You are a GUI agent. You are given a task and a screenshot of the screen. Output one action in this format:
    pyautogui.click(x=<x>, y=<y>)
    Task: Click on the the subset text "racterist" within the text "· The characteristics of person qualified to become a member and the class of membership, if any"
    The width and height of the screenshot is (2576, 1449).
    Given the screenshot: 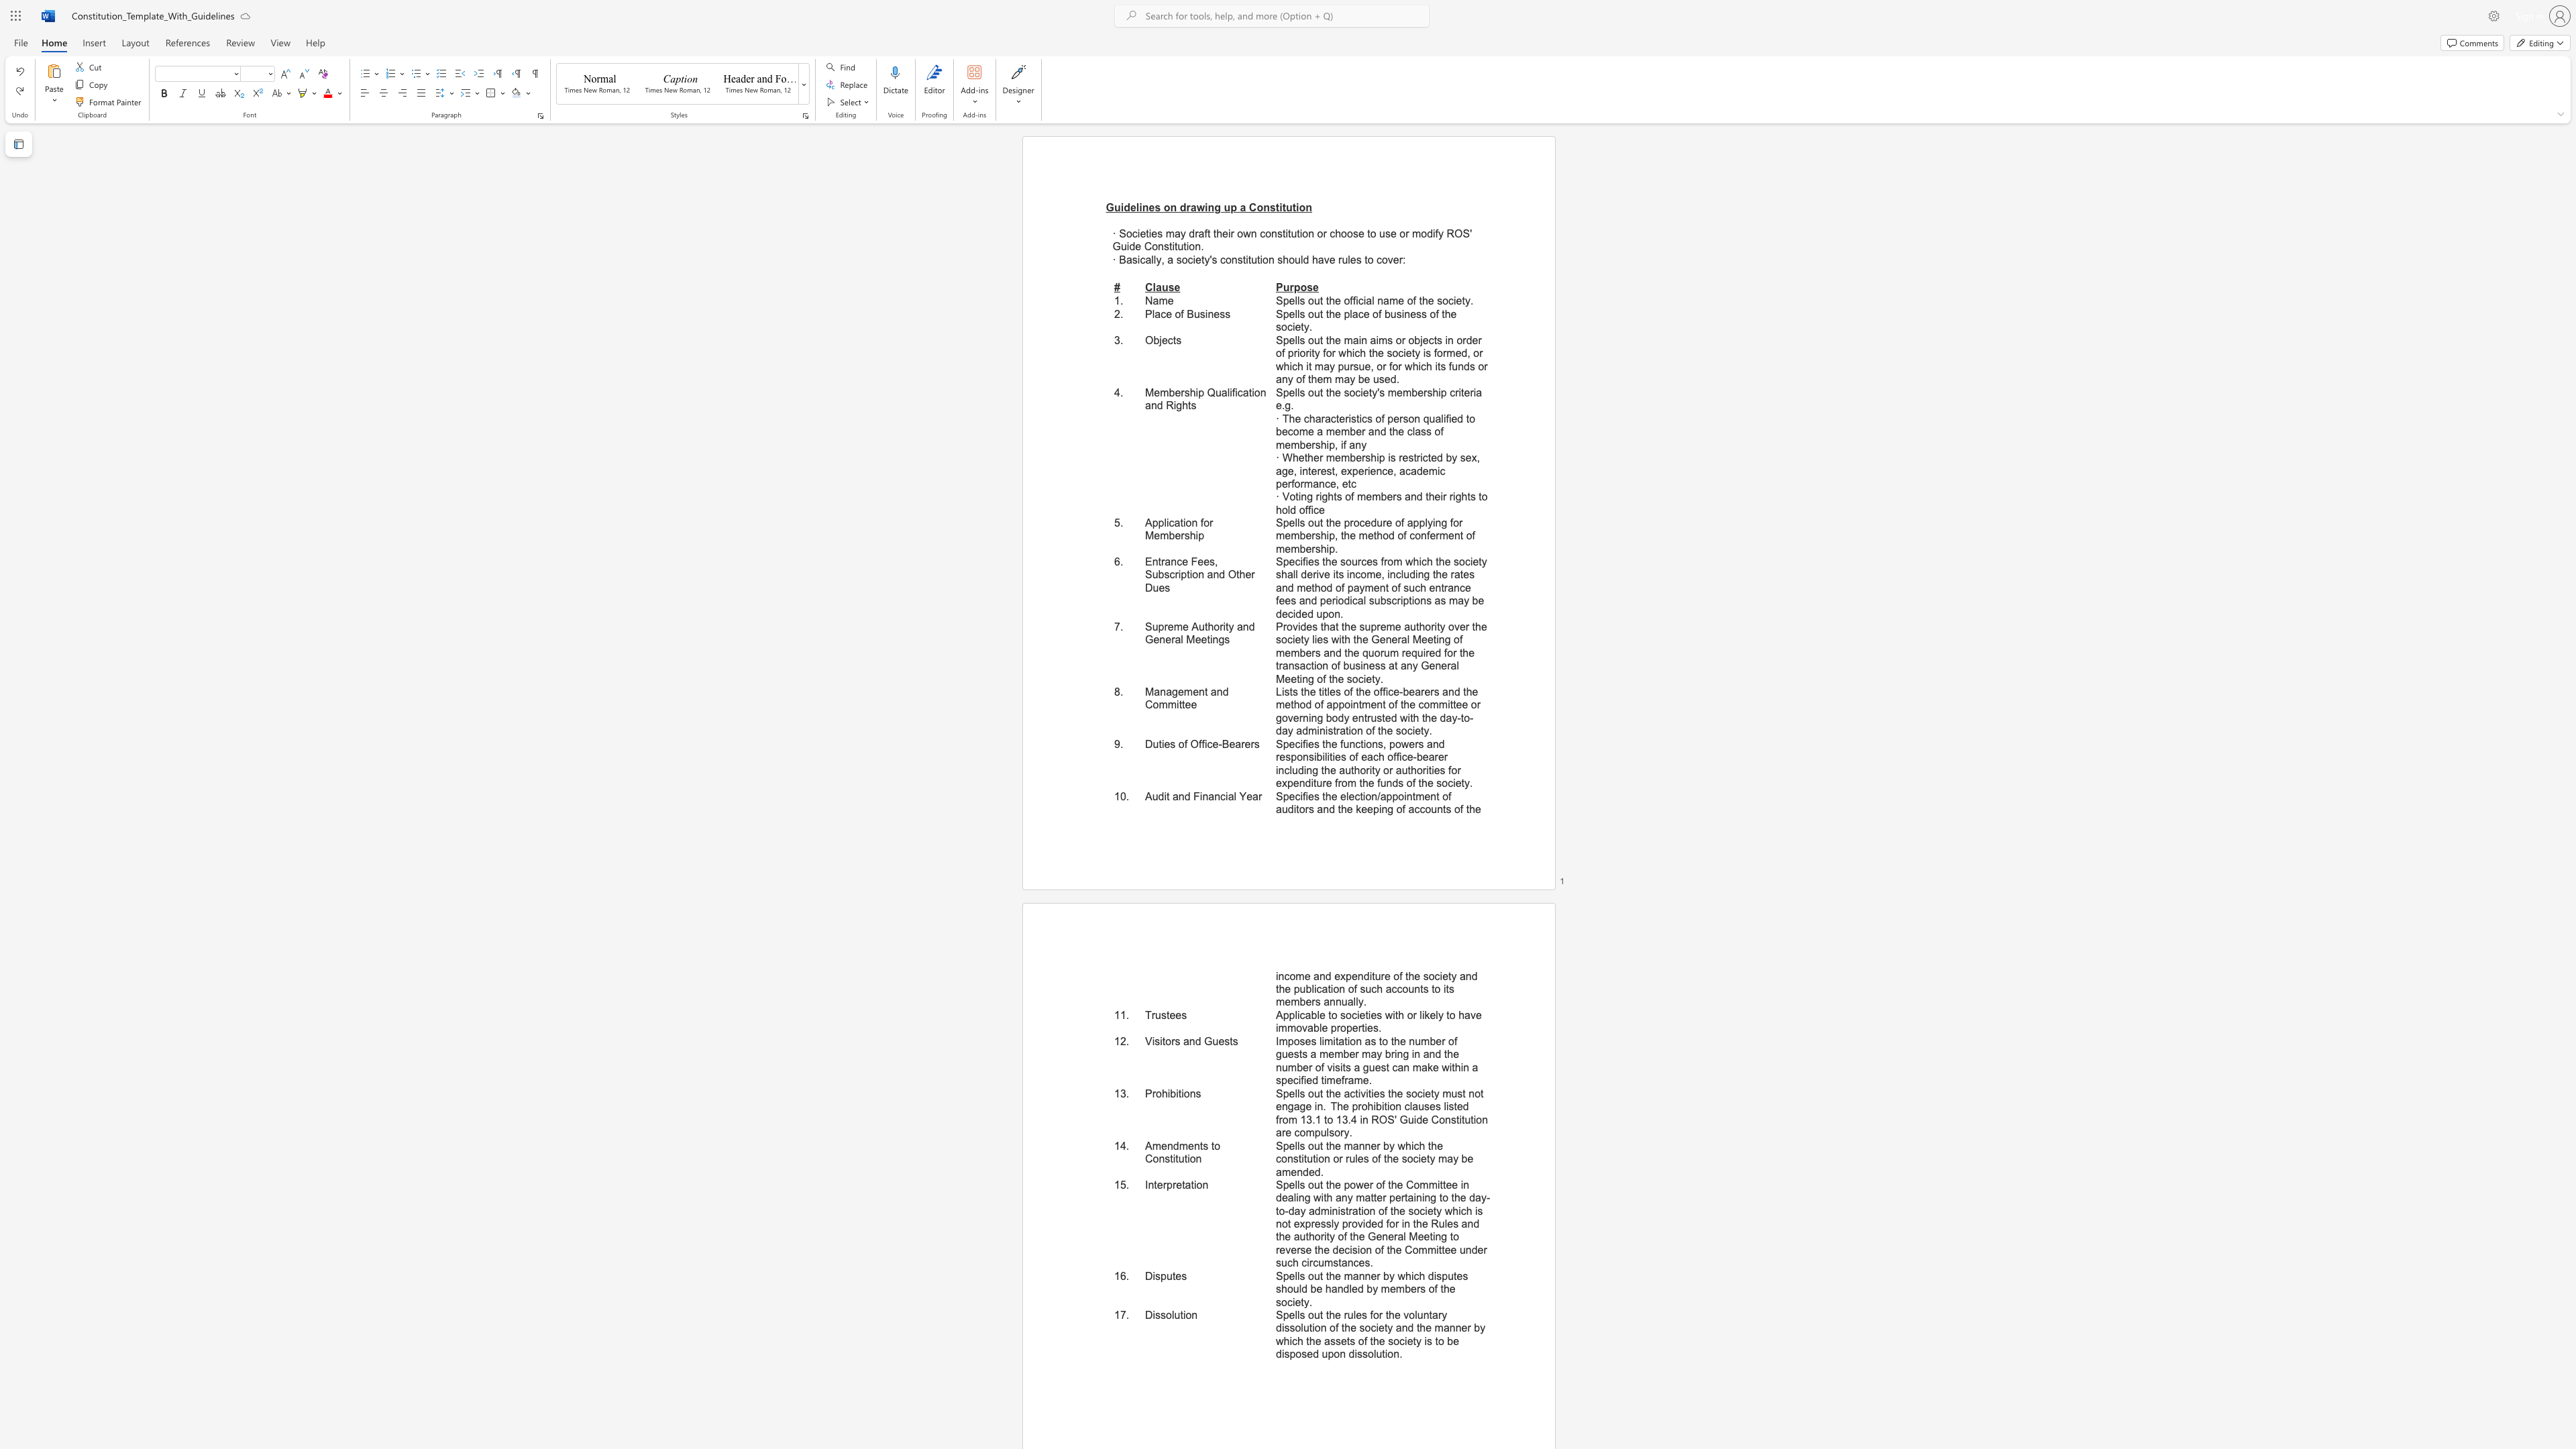 What is the action you would take?
    pyautogui.click(x=1320, y=418)
    